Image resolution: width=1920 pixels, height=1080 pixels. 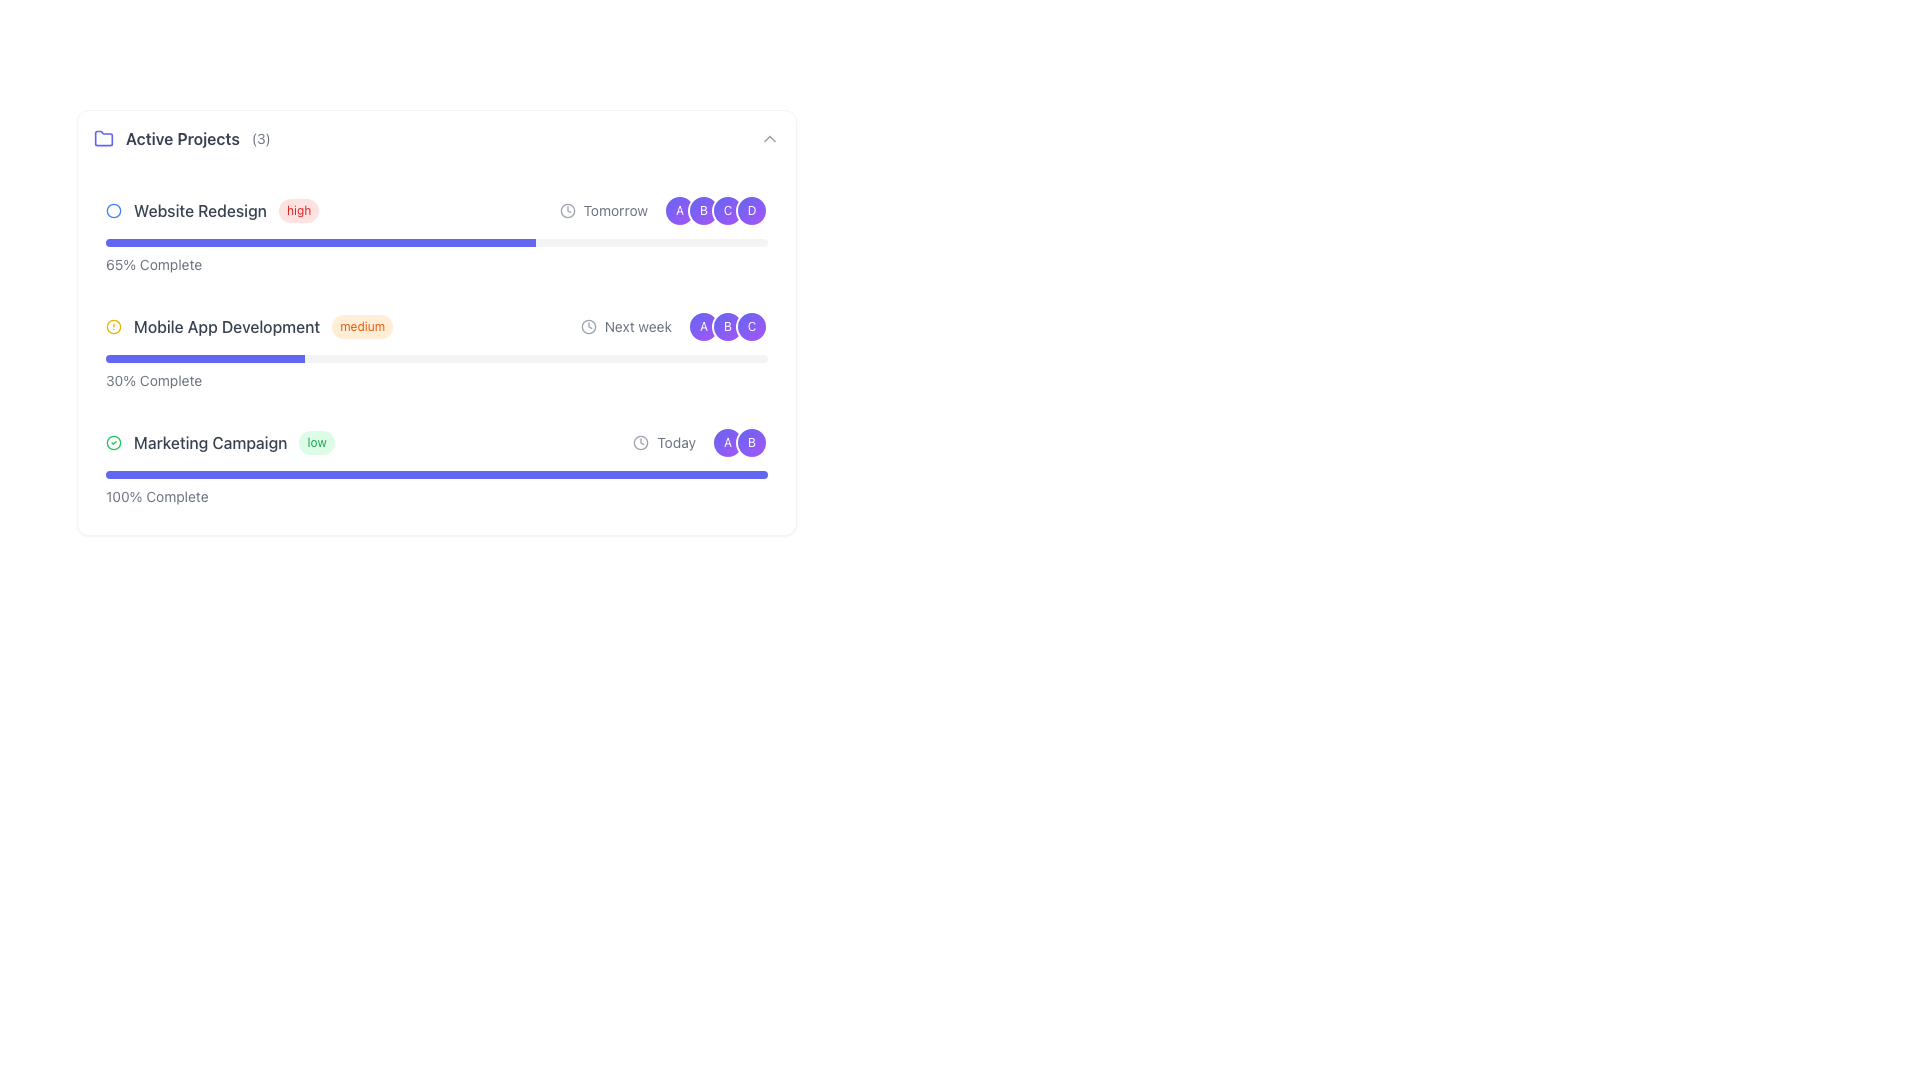 I want to click on the '+' button represented within a circle located at the bottom right corner of the 'Marketing Campaign' row, so click(x=730, y=496).